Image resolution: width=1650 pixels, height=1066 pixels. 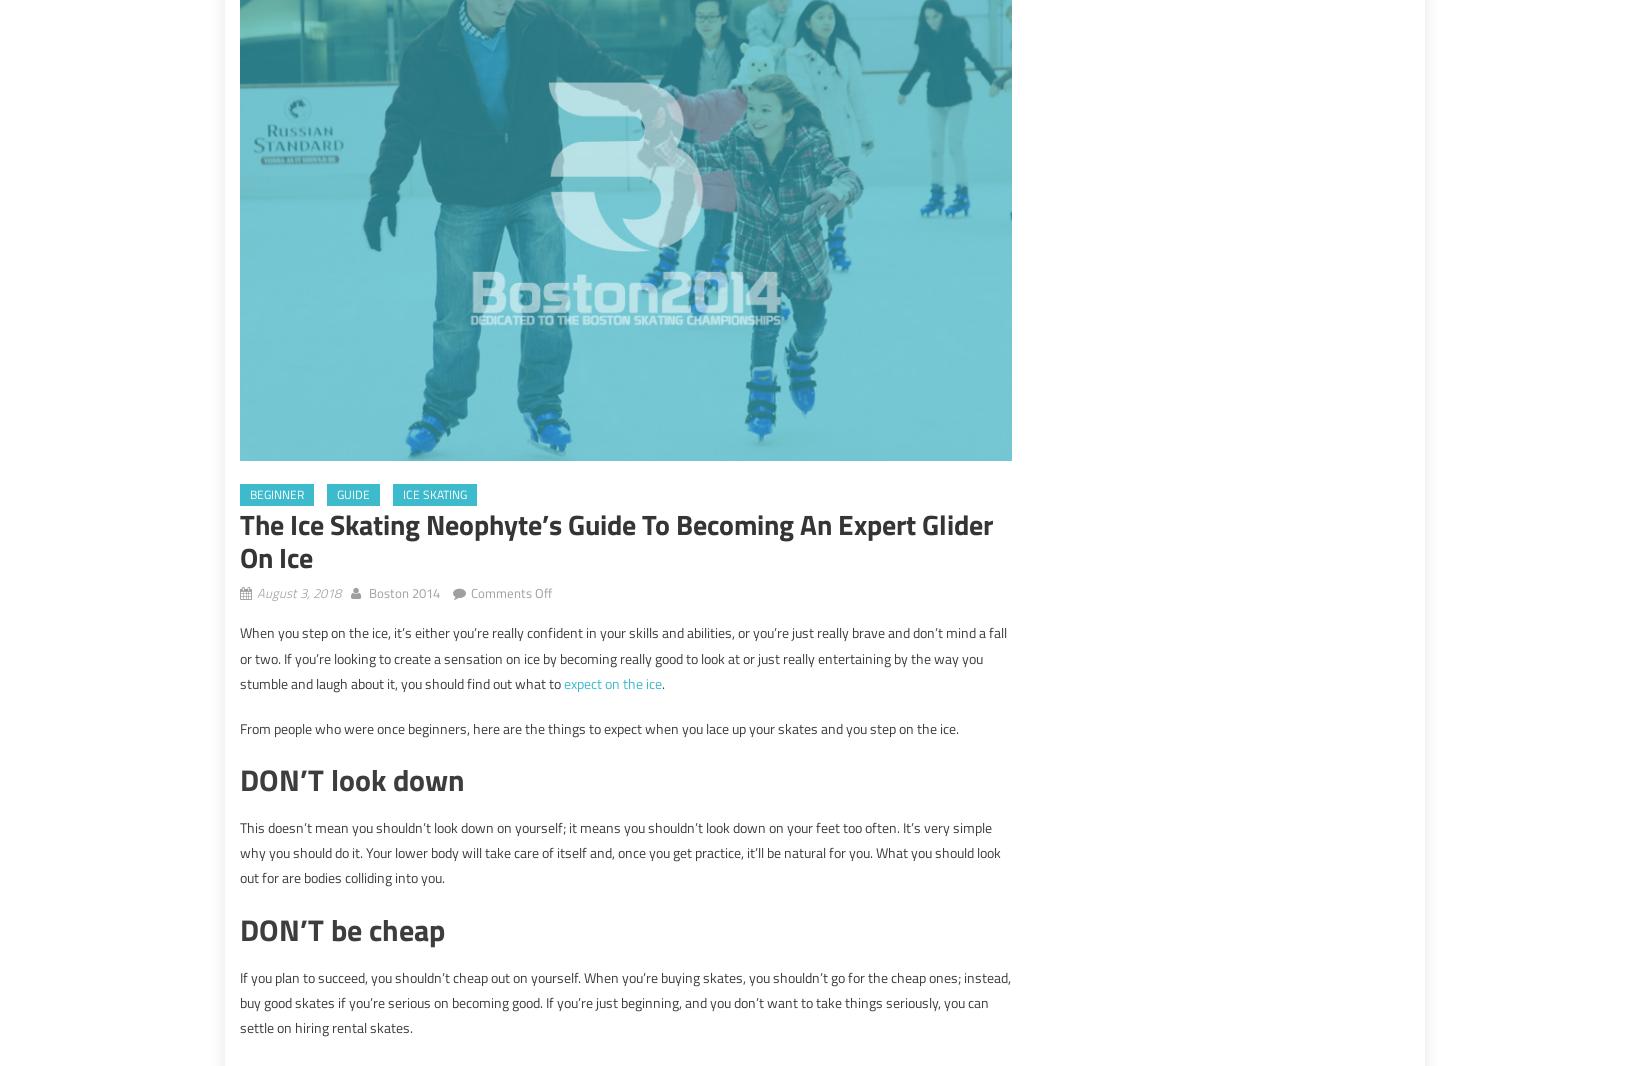 I want to click on 'expect on the ice', so click(x=611, y=681).